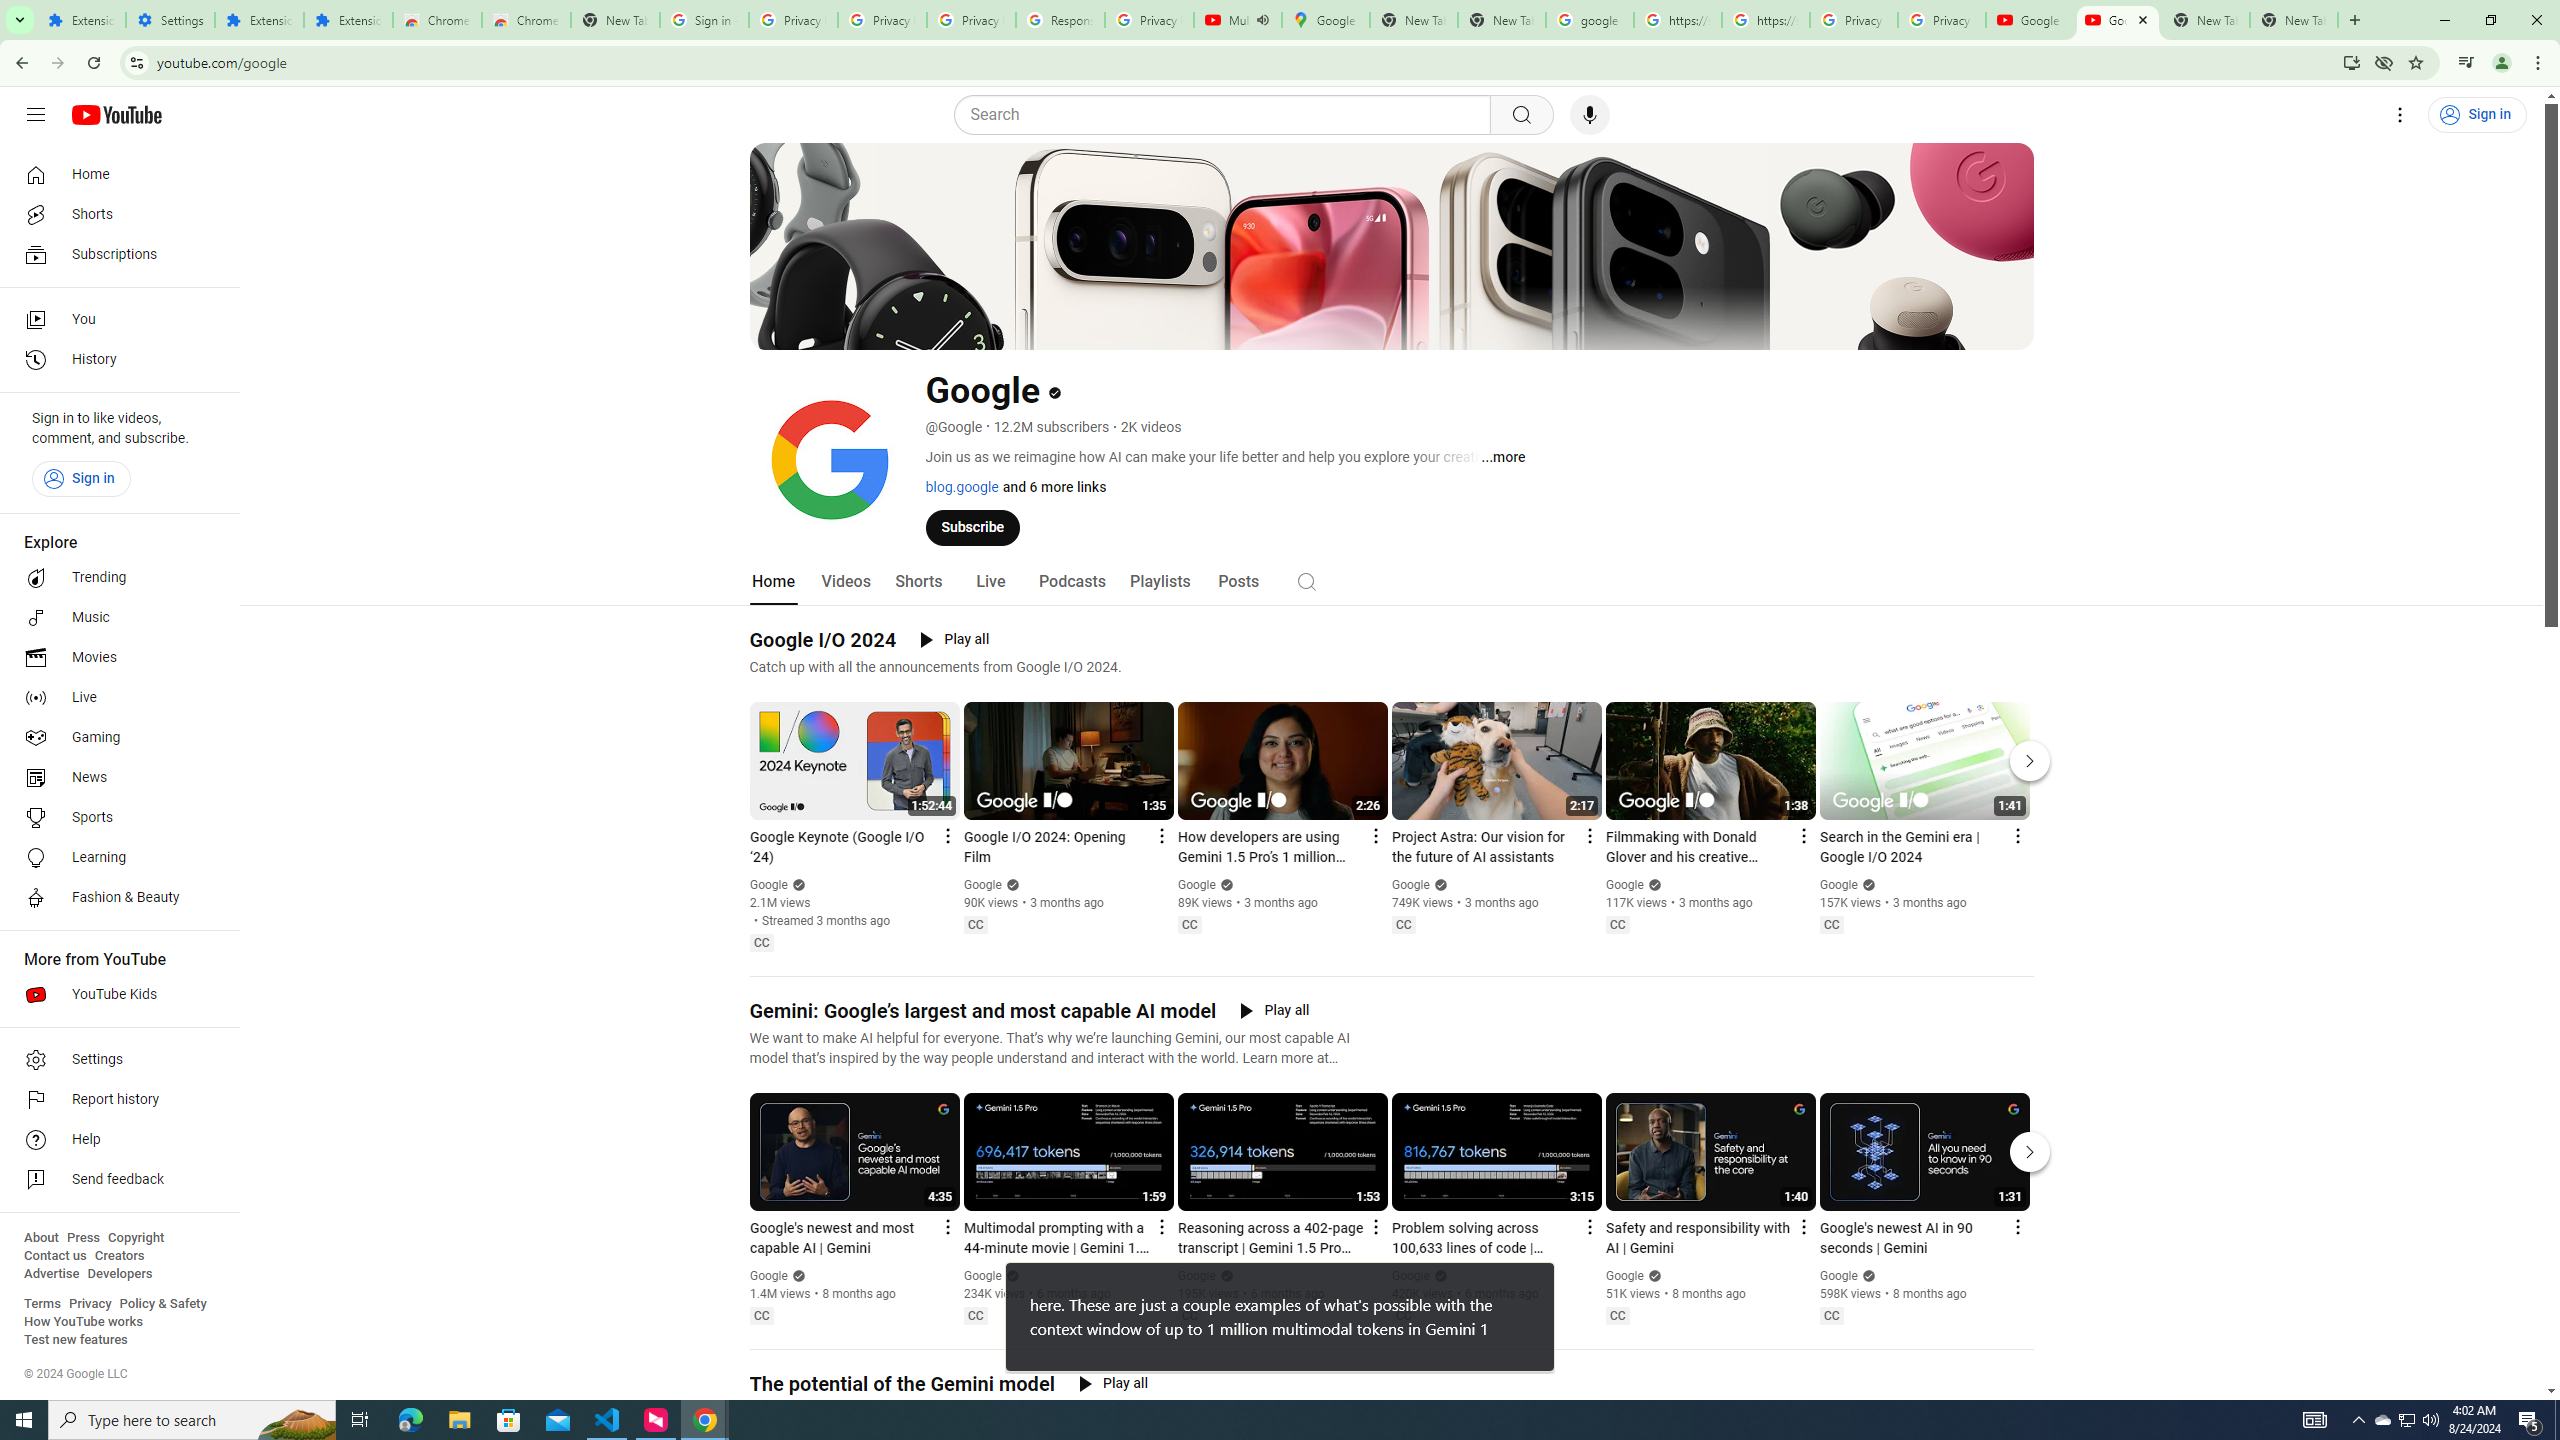  What do you see at coordinates (1261, 19) in the screenshot?
I see `'Mute tab'` at bounding box center [1261, 19].